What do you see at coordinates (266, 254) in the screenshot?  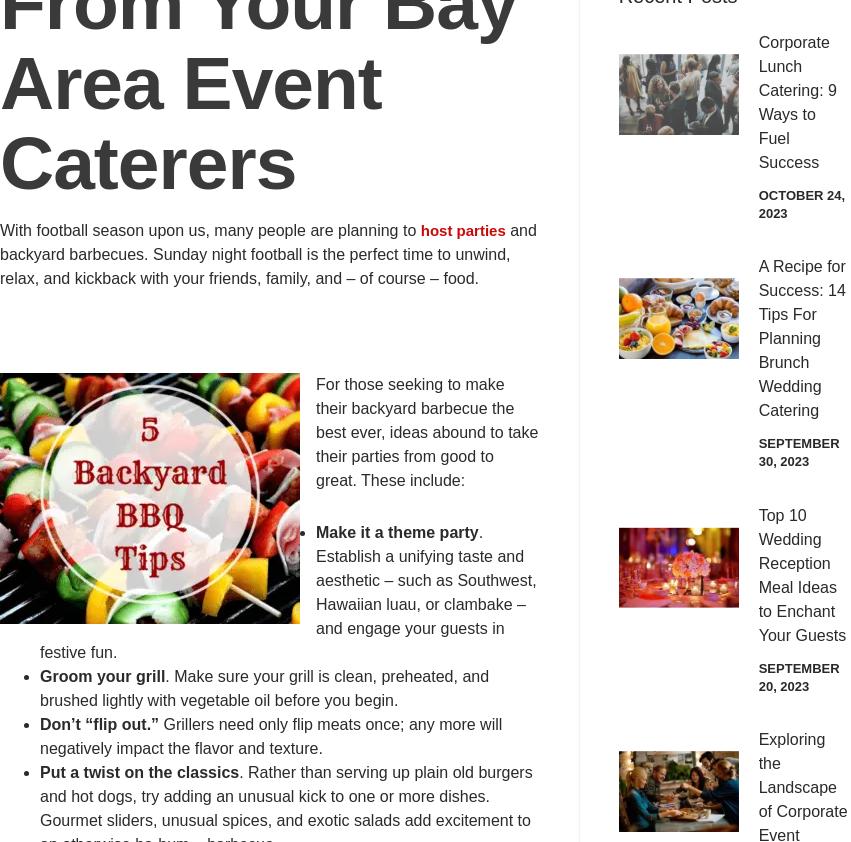 I see `'and backyard barbecues. Sunday night football is the perfect time to unwind, relax, and kickback with your friends, family, and – of course – food.'` at bounding box center [266, 254].